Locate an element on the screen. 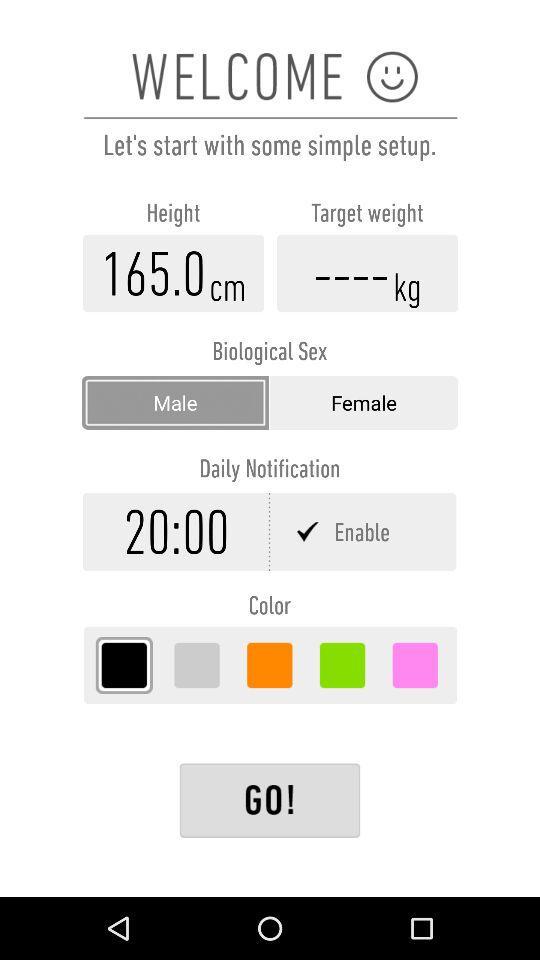  choose the color purple is located at coordinates (414, 665).